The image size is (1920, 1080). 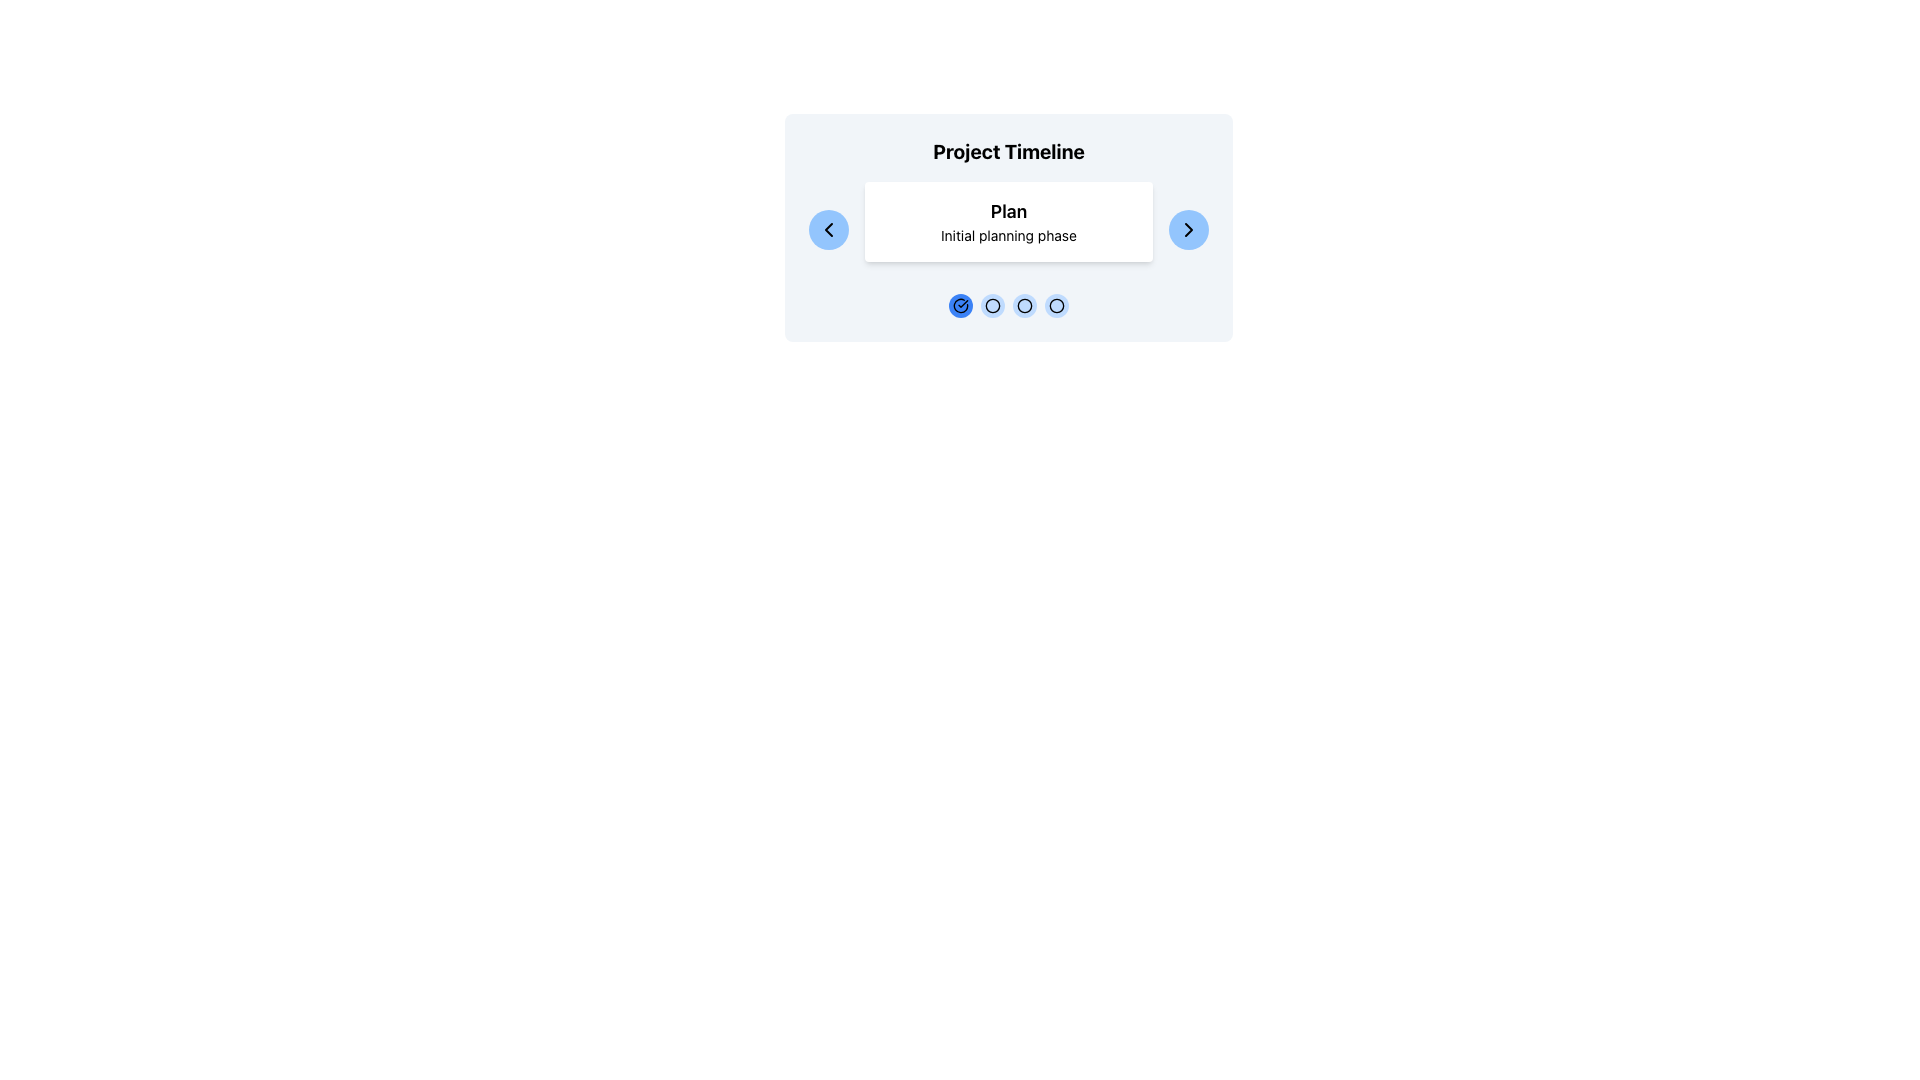 What do you see at coordinates (1055, 305) in the screenshot?
I see `the fourth circular navigation indicator in the carousel UI, which represents a specific state in the sequence` at bounding box center [1055, 305].